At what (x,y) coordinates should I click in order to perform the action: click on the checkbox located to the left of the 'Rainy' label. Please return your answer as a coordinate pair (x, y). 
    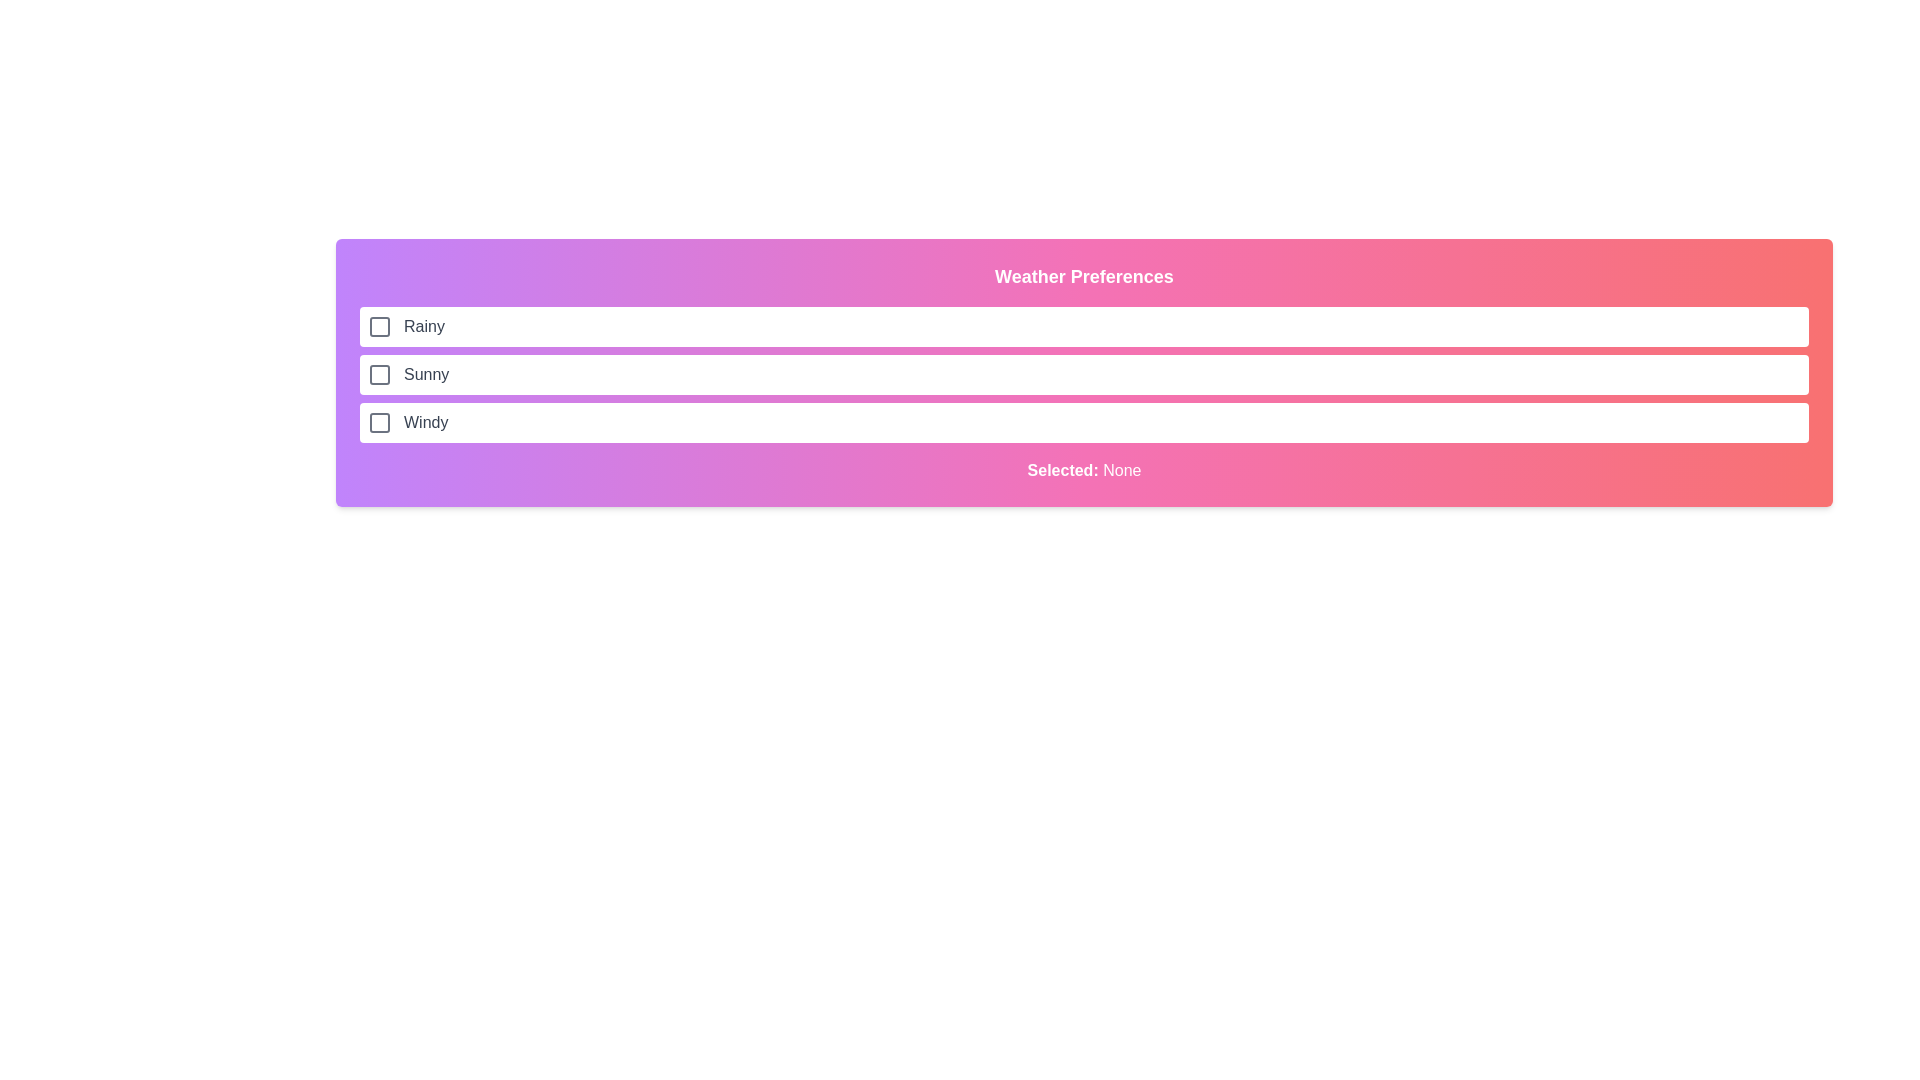
    Looking at the image, I should click on (379, 326).